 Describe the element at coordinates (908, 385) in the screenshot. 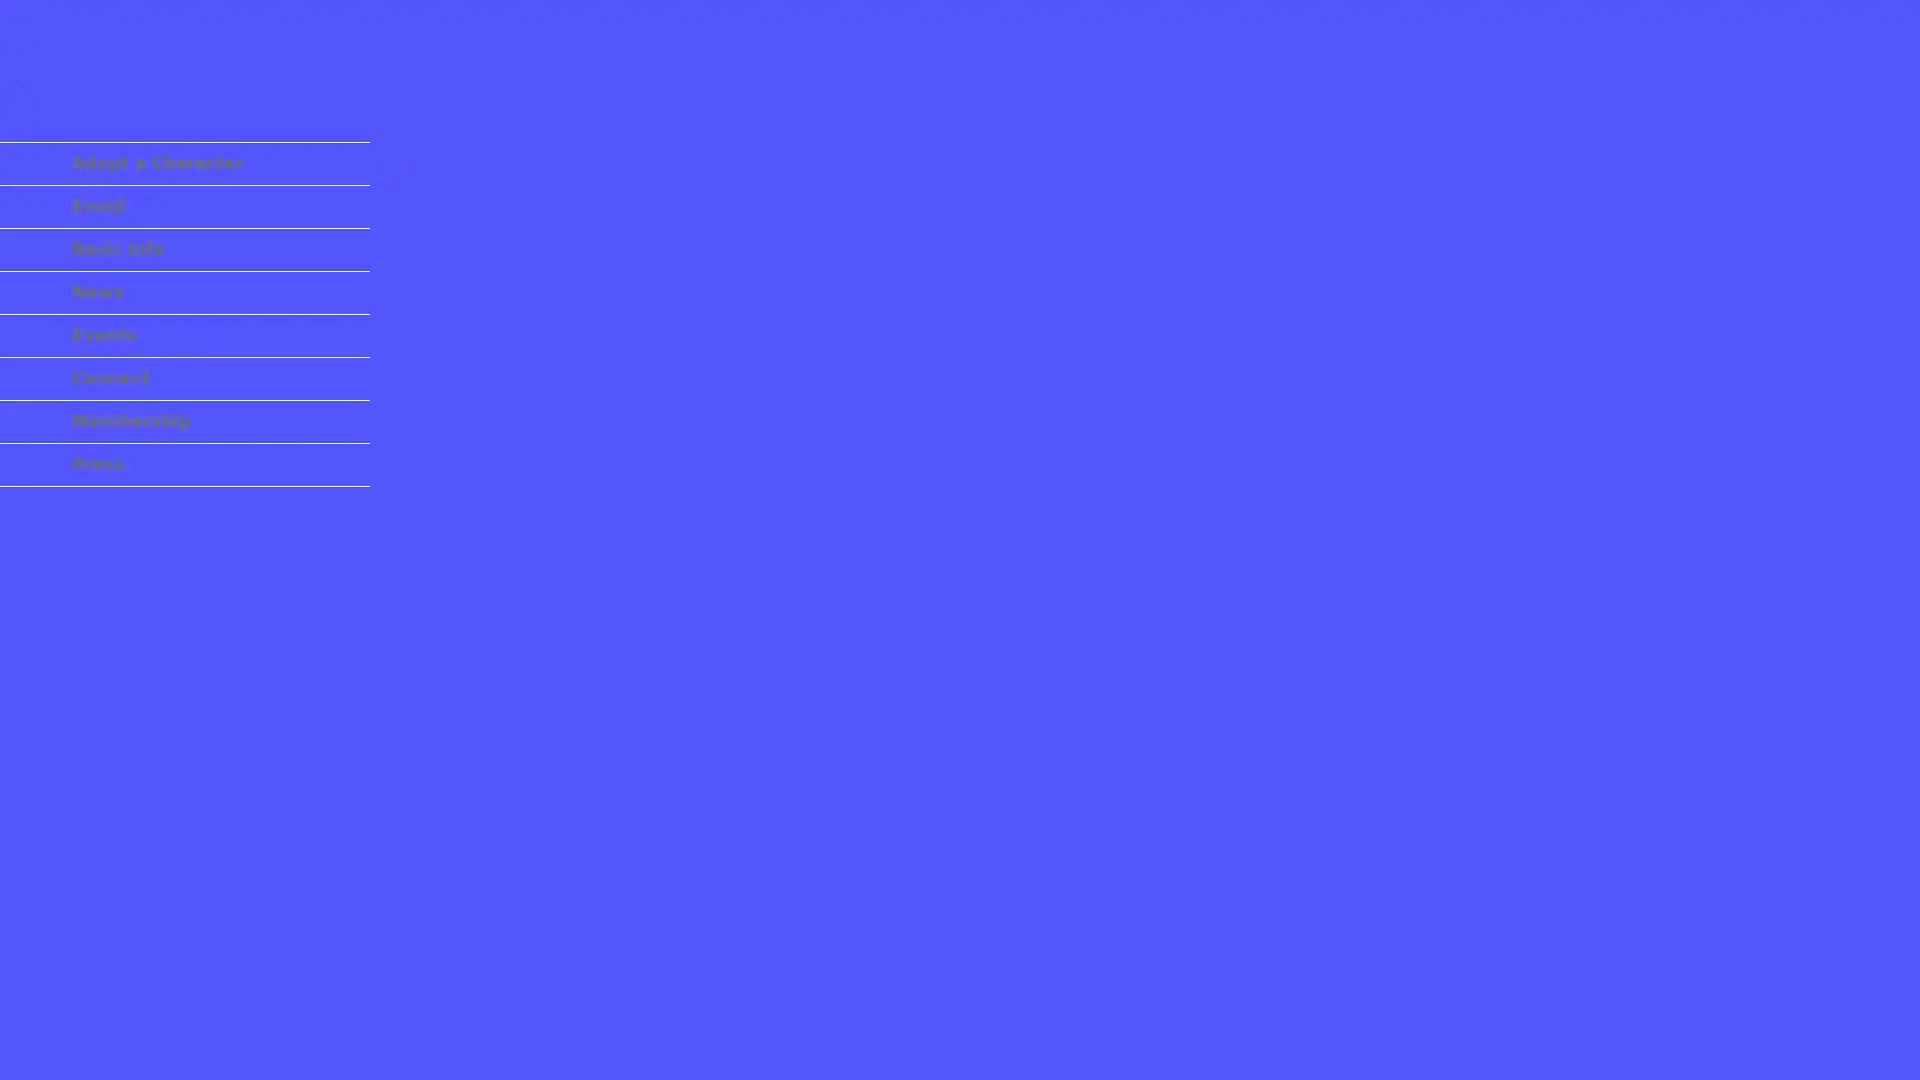

I see `U+30CE` at that location.